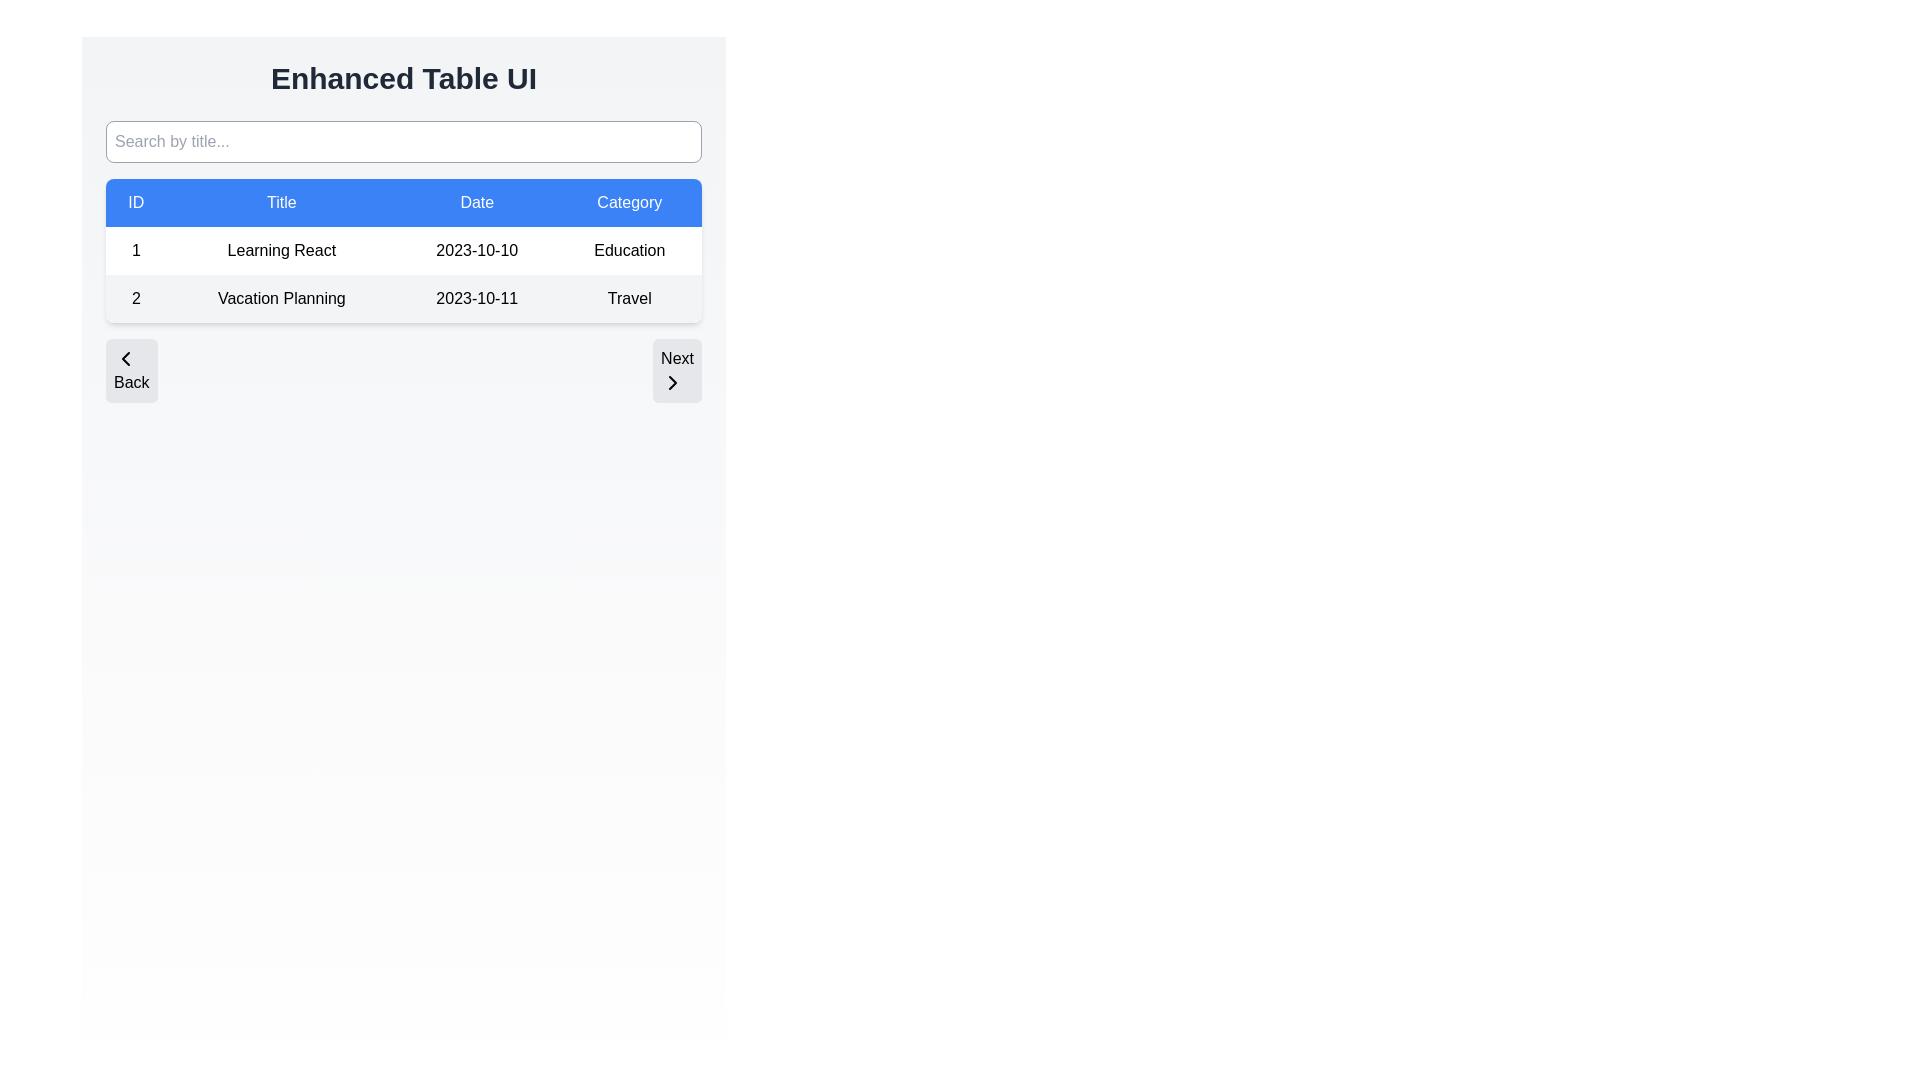 The height and width of the screenshot is (1080, 1920). Describe the element at coordinates (628, 299) in the screenshot. I see `the static text element that indicates the category classification 'Travel' located in the third column of the second row of the table, following the 'Date' cell with the value '2023-10-11'` at that location.